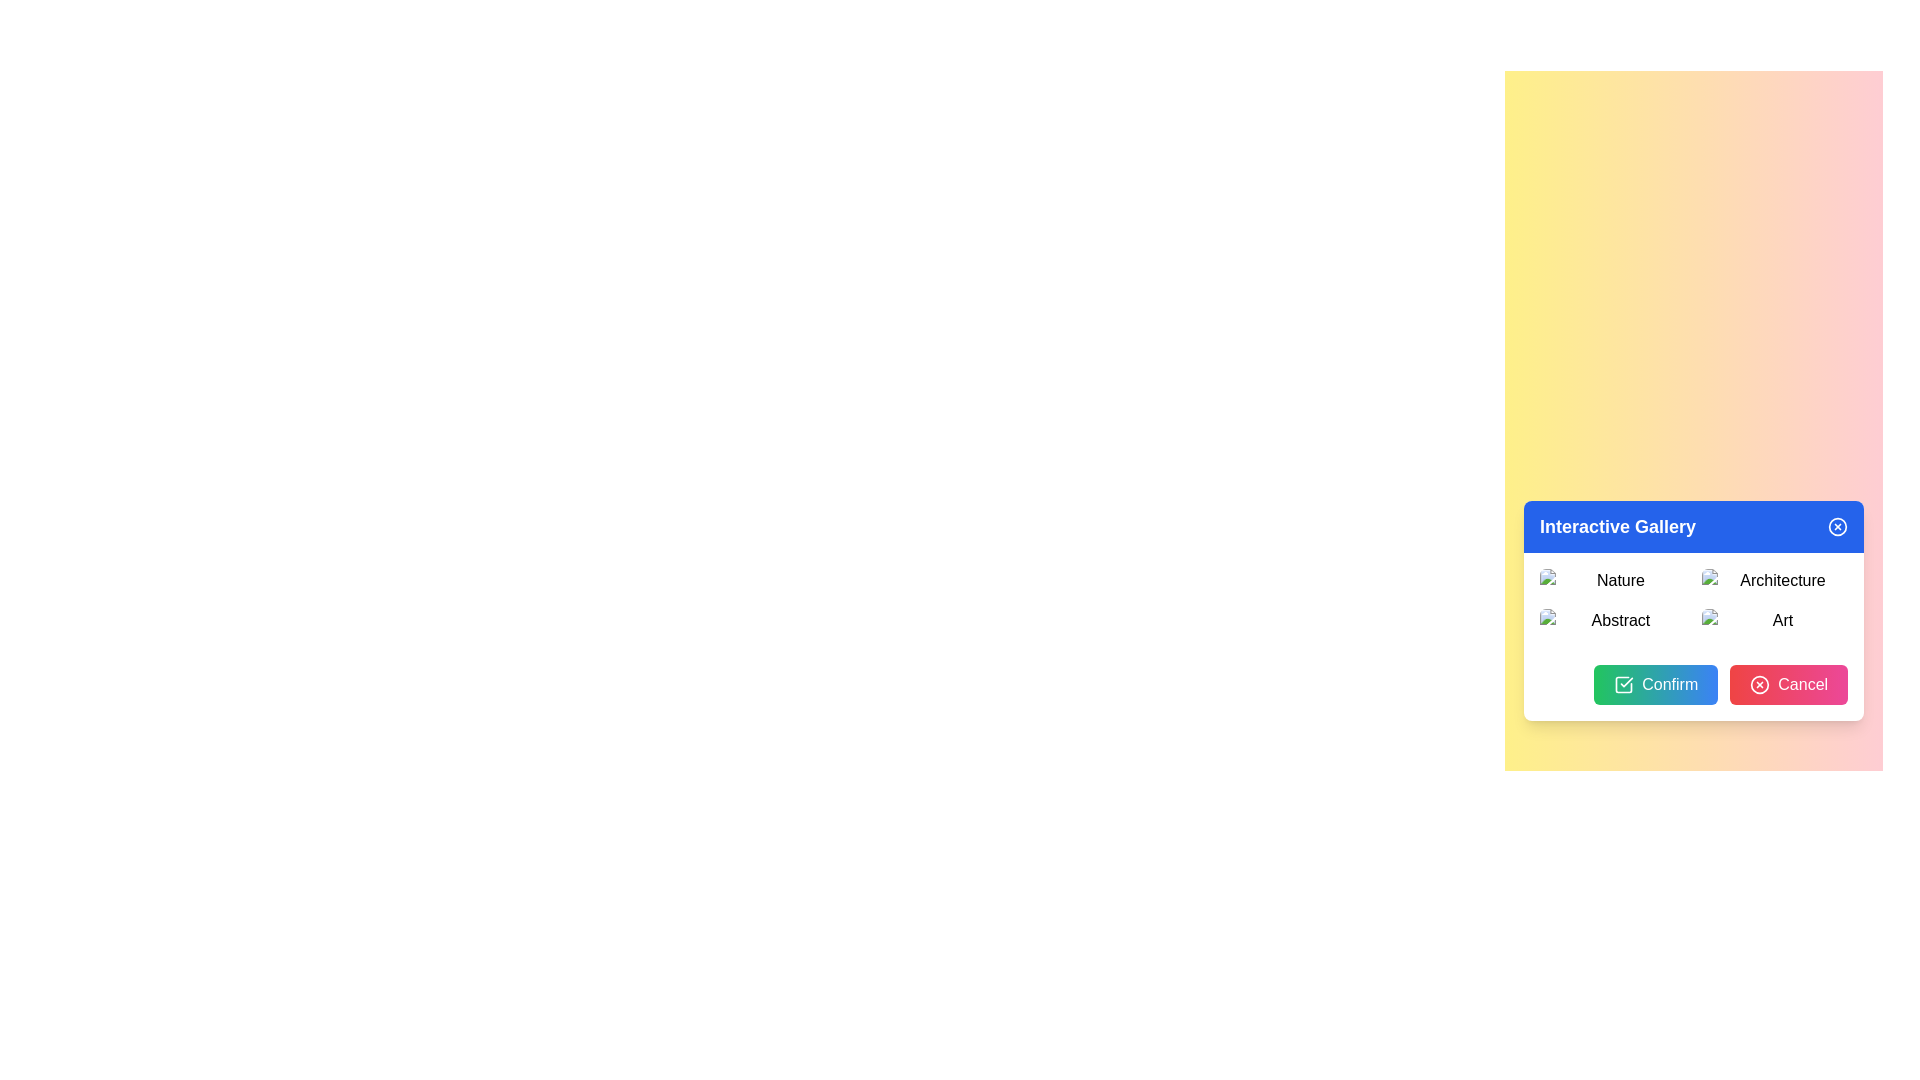 The image size is (1920, 1080). Describe the element at coordinates (1838, 526) in the screenshot. I see `the Decorative SVG circle element that forms a border around the close button in the top-right corner of the modal` at that location.